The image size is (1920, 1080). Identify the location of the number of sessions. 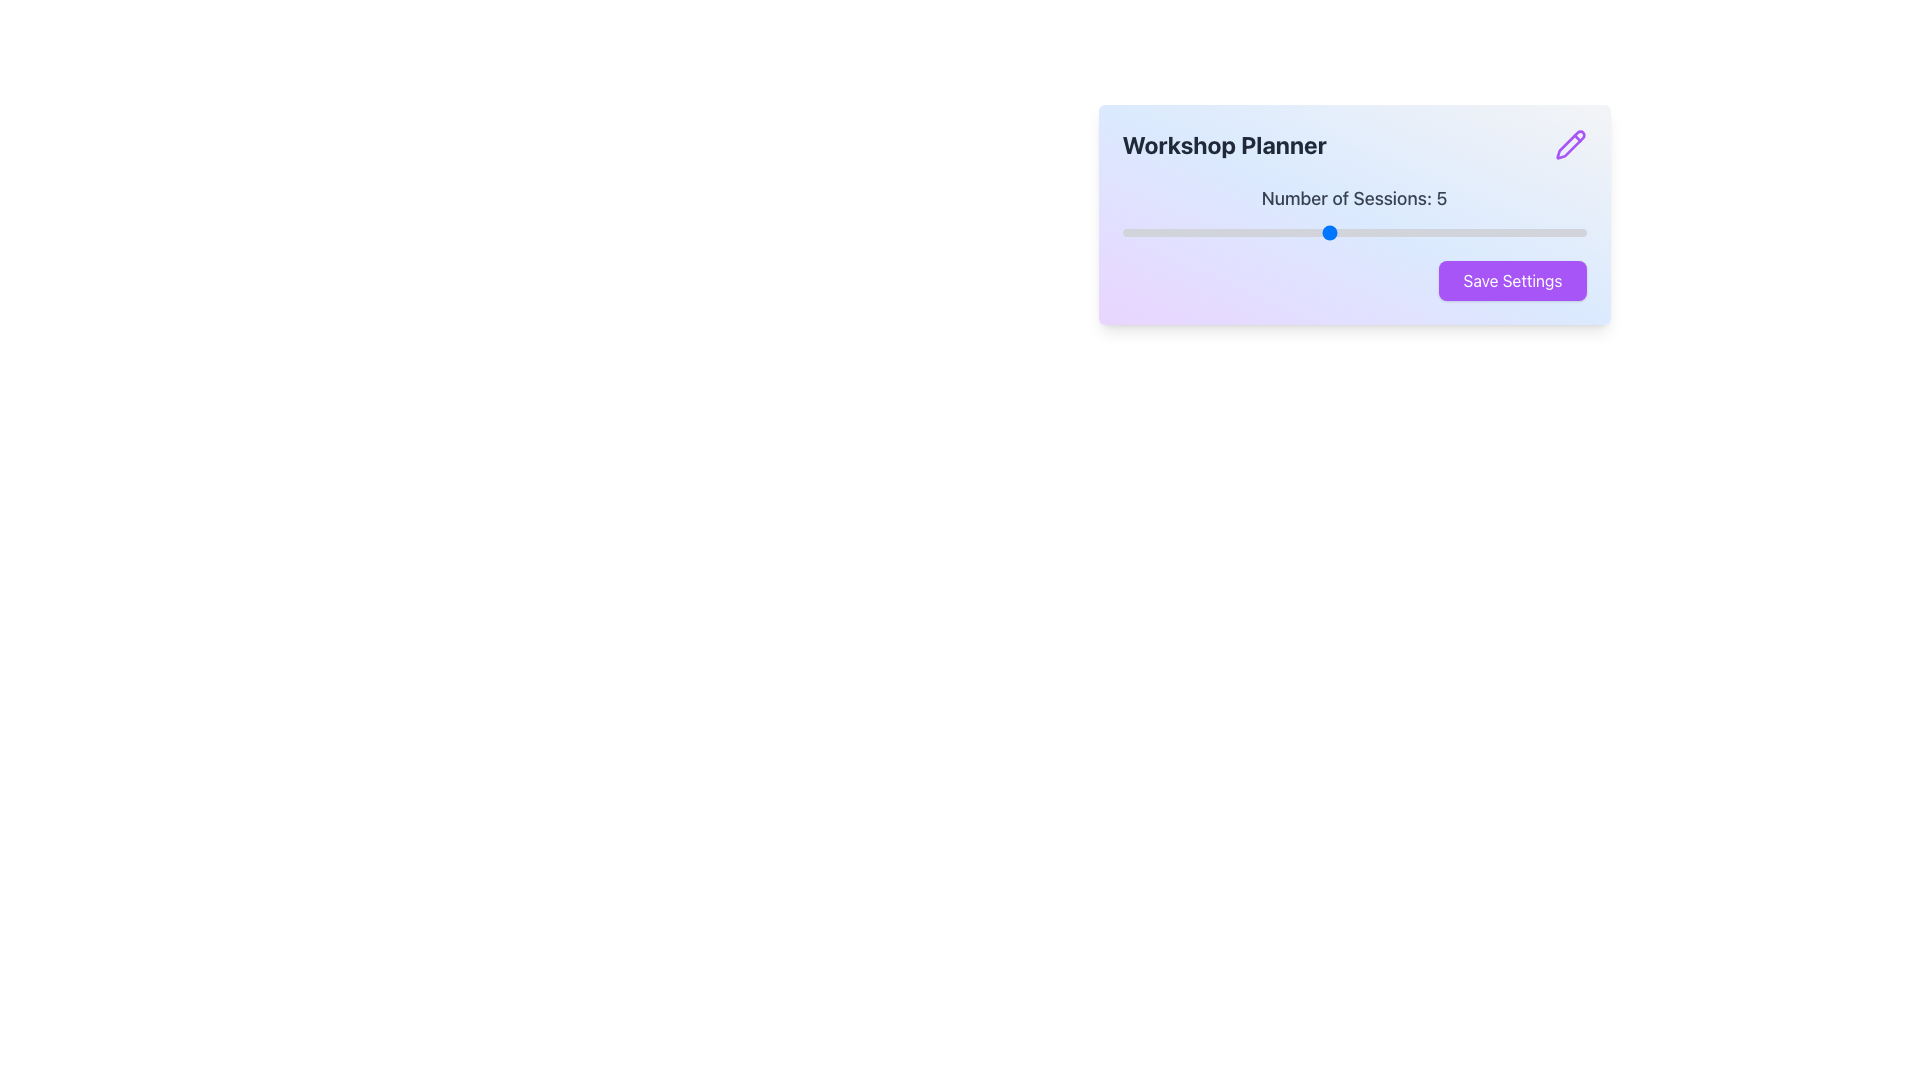
(1122, 231).